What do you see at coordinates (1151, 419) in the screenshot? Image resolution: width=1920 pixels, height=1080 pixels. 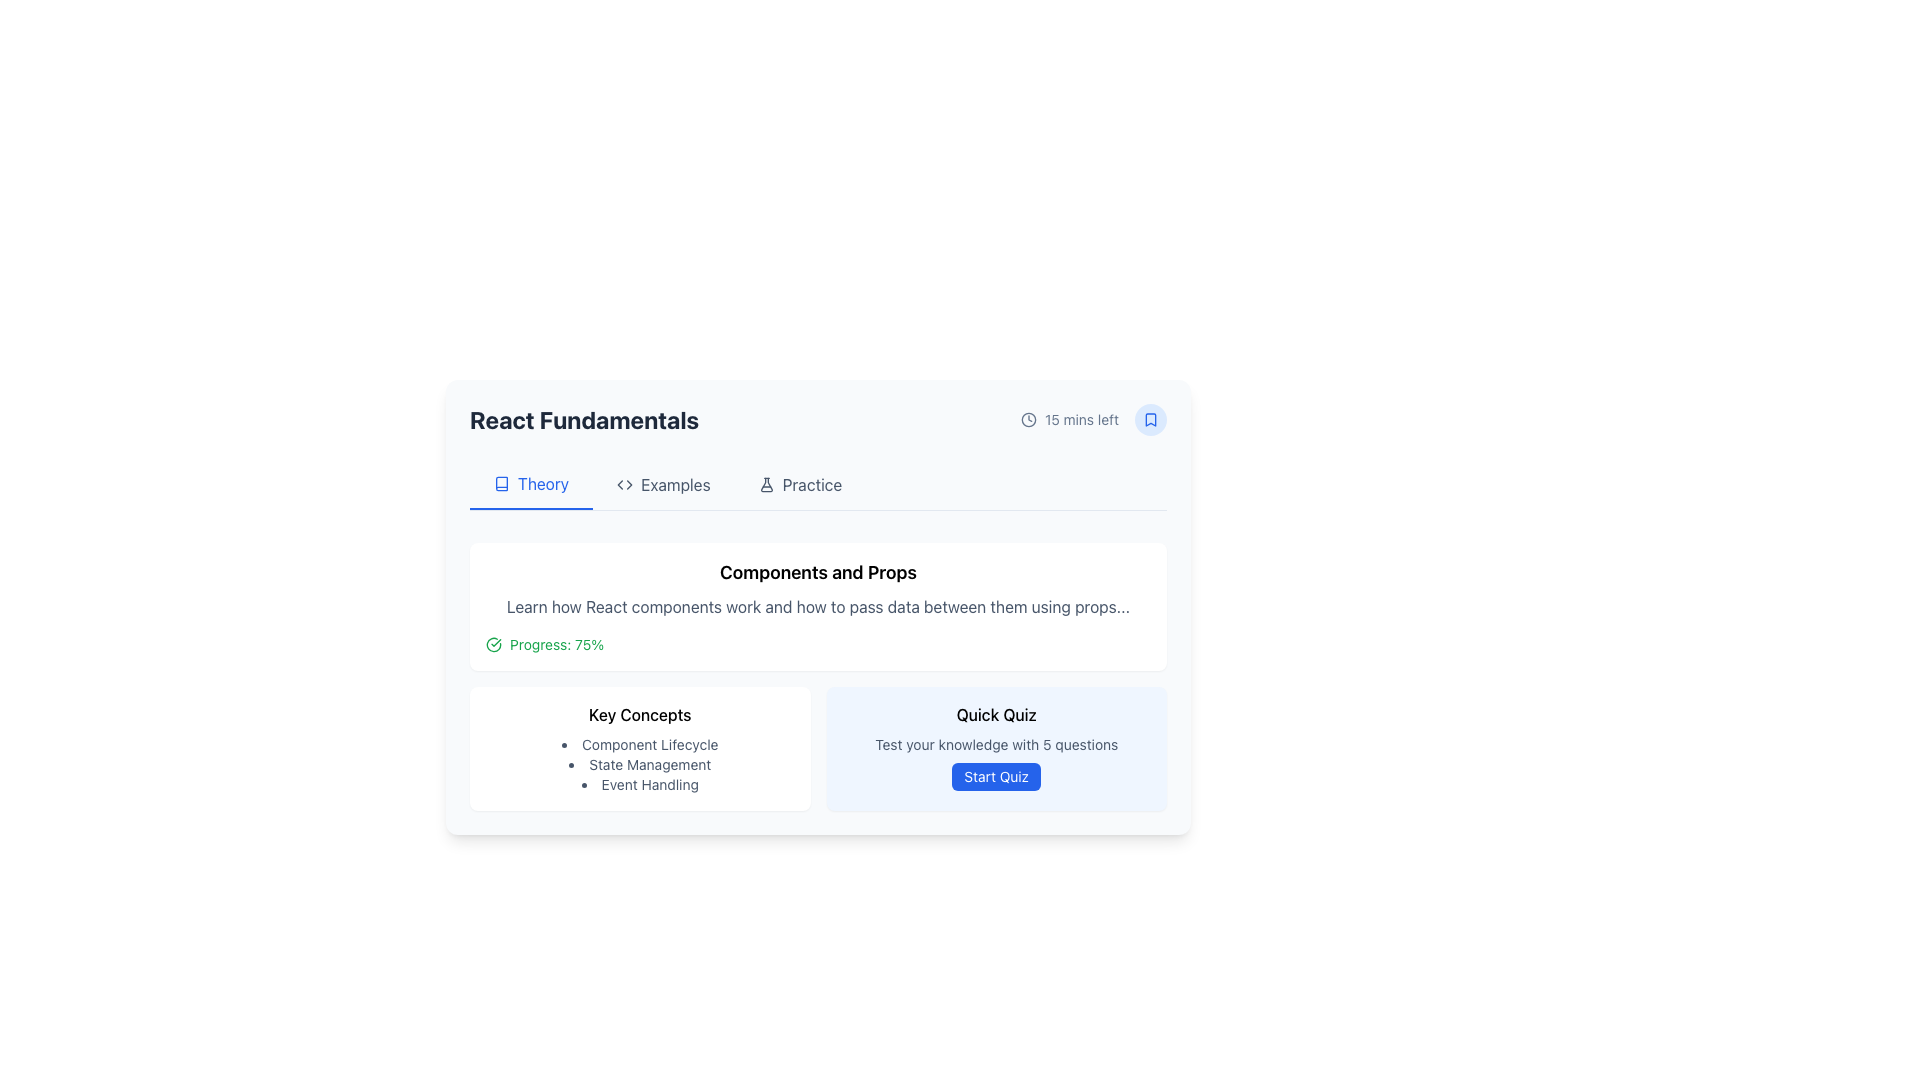 I see `the round light blue button with a blue bookmark icon located in the top-right corner of the 'React Fundamentals' card to bookmark or unbookmark` at bounding box center [1151, 419].